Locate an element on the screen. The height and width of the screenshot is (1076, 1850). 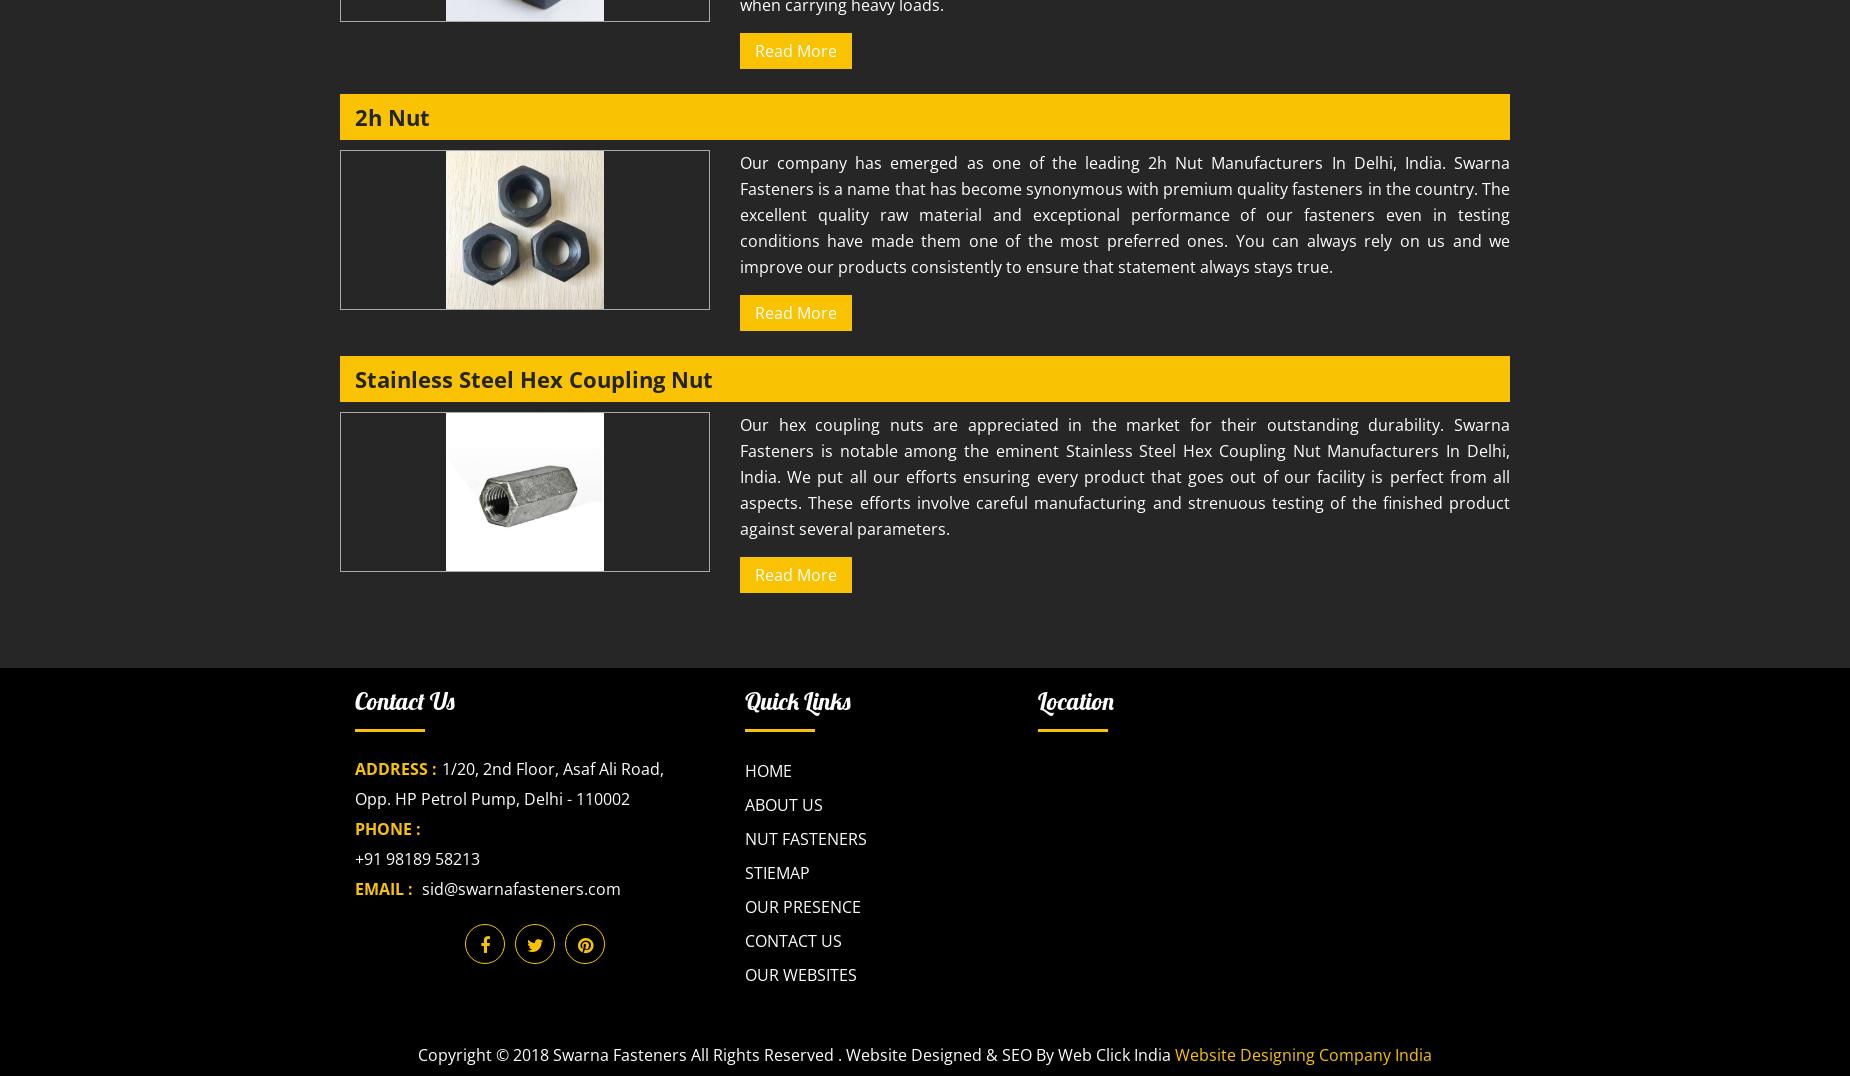
'Our company has emerged as one of the leading 2h Nut Manufacturers In Delhi, India. Swarna Fasteners is a name that has become synonymous with premium quality fasteners in the country. The excellent quality raw material and exceptional performance of our fasteners even in testing conditions have made them one of the most preferred ones. You can always rely on us and we improve our products consistently to ensure that statement always stays true.' is located at coordinates (1123, 213).